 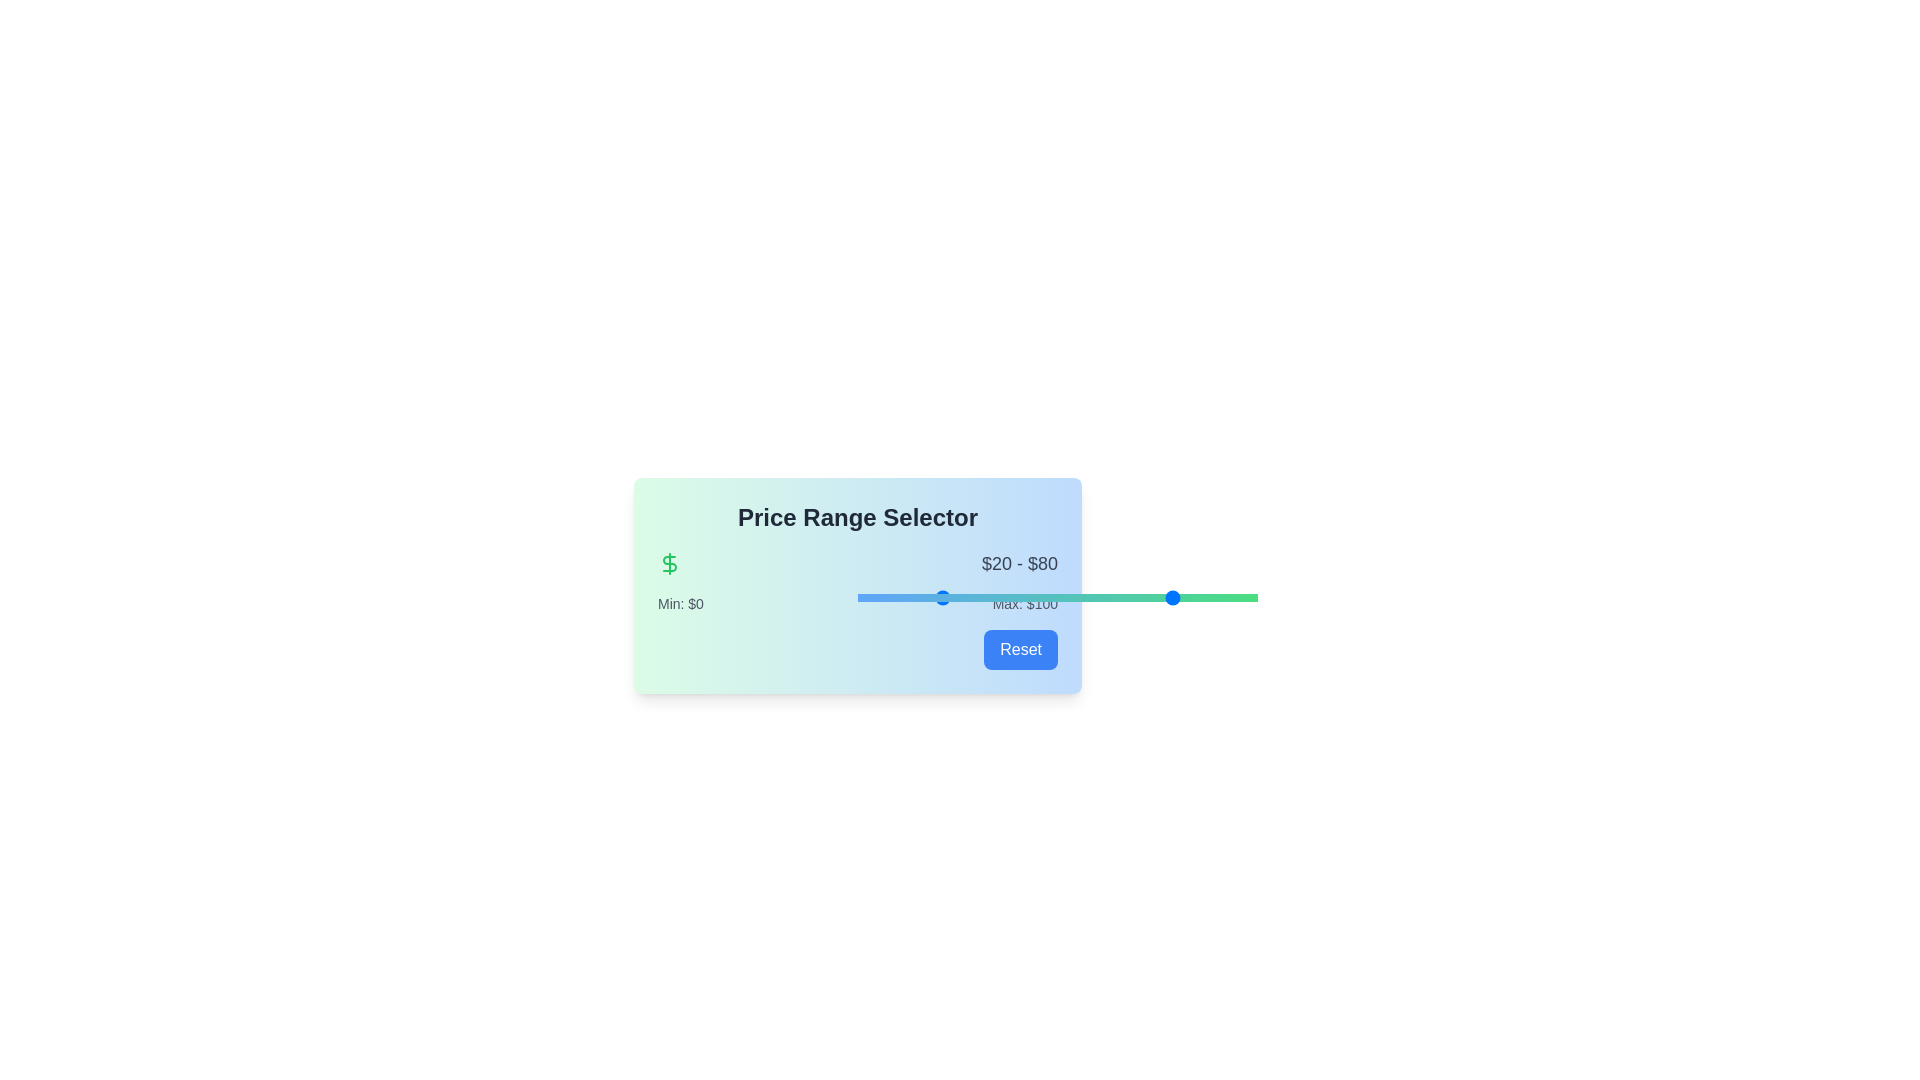 What do you see at coordinates (1093, 596) in the screenshot?
I see `the slider` at bounding box center [1093, 596].